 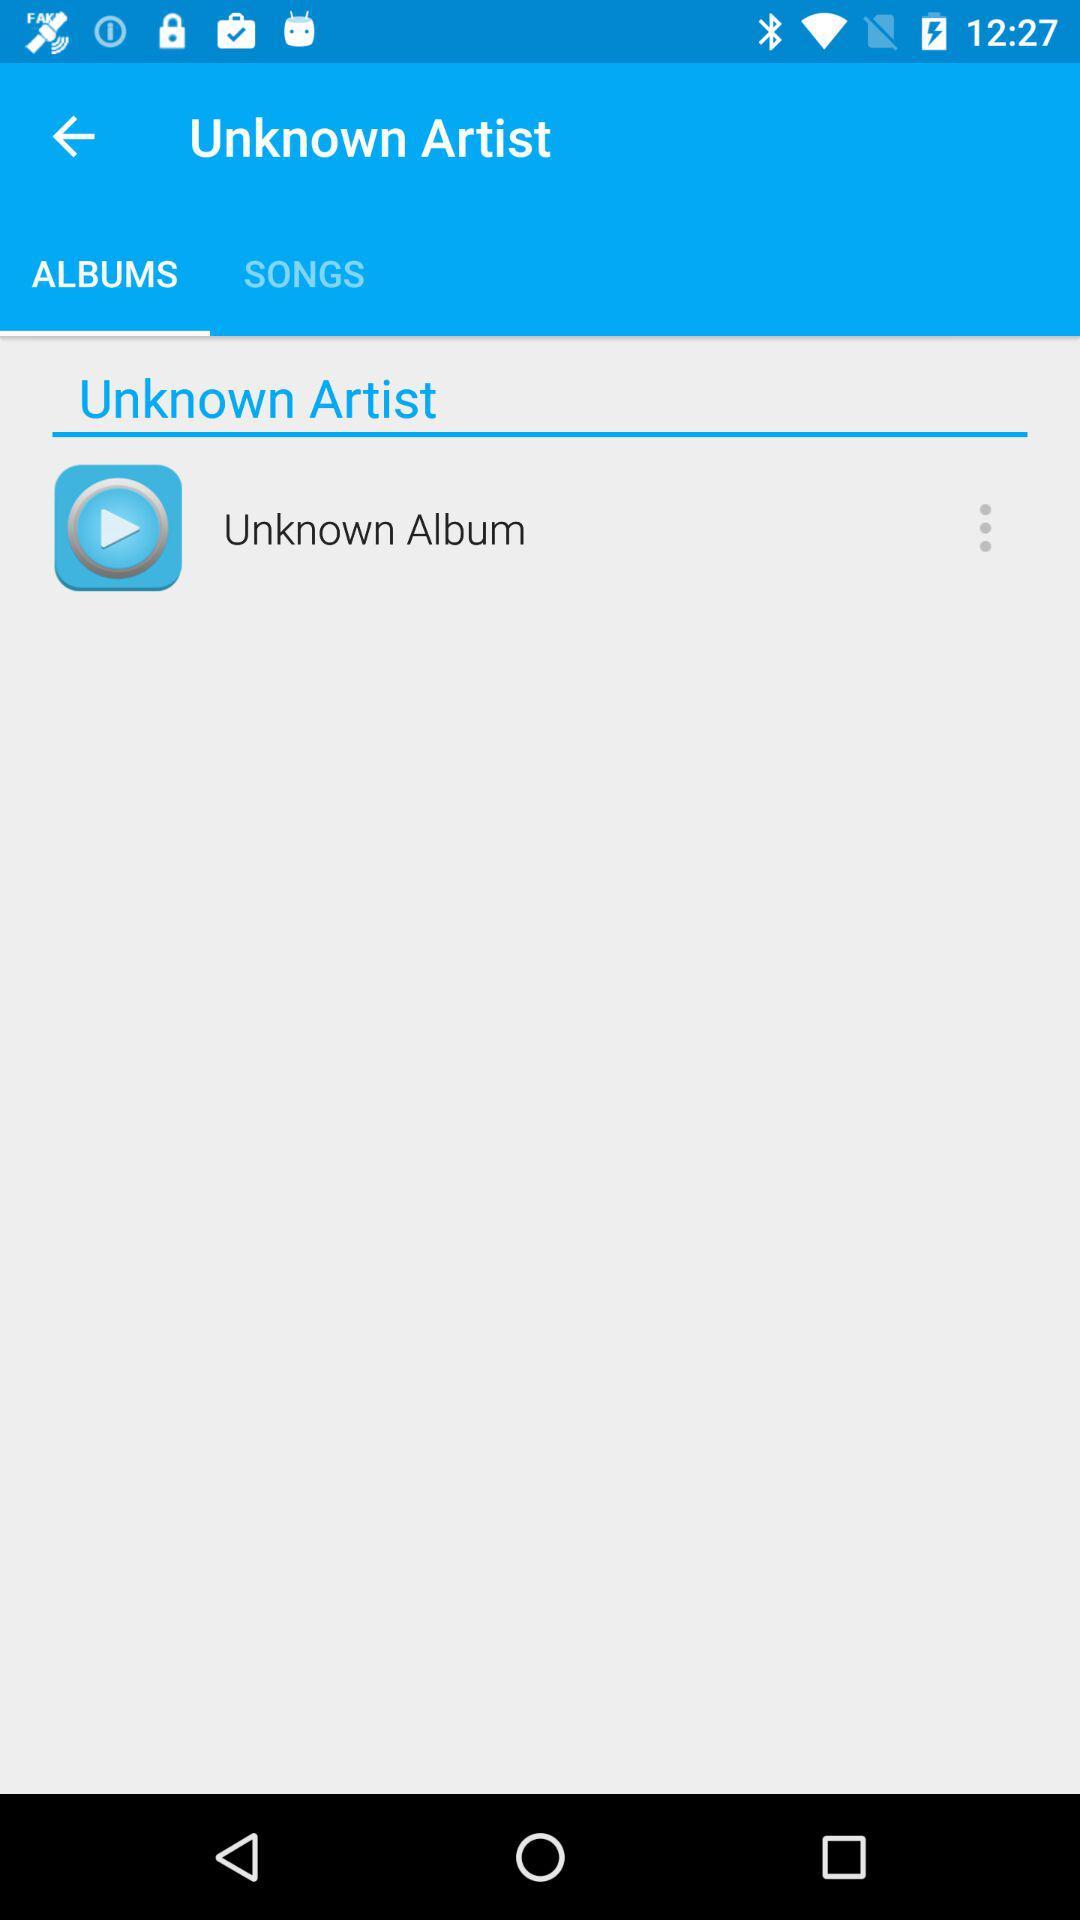 I want to click on the app next to unknown artist item, so click(x=72, y=135).